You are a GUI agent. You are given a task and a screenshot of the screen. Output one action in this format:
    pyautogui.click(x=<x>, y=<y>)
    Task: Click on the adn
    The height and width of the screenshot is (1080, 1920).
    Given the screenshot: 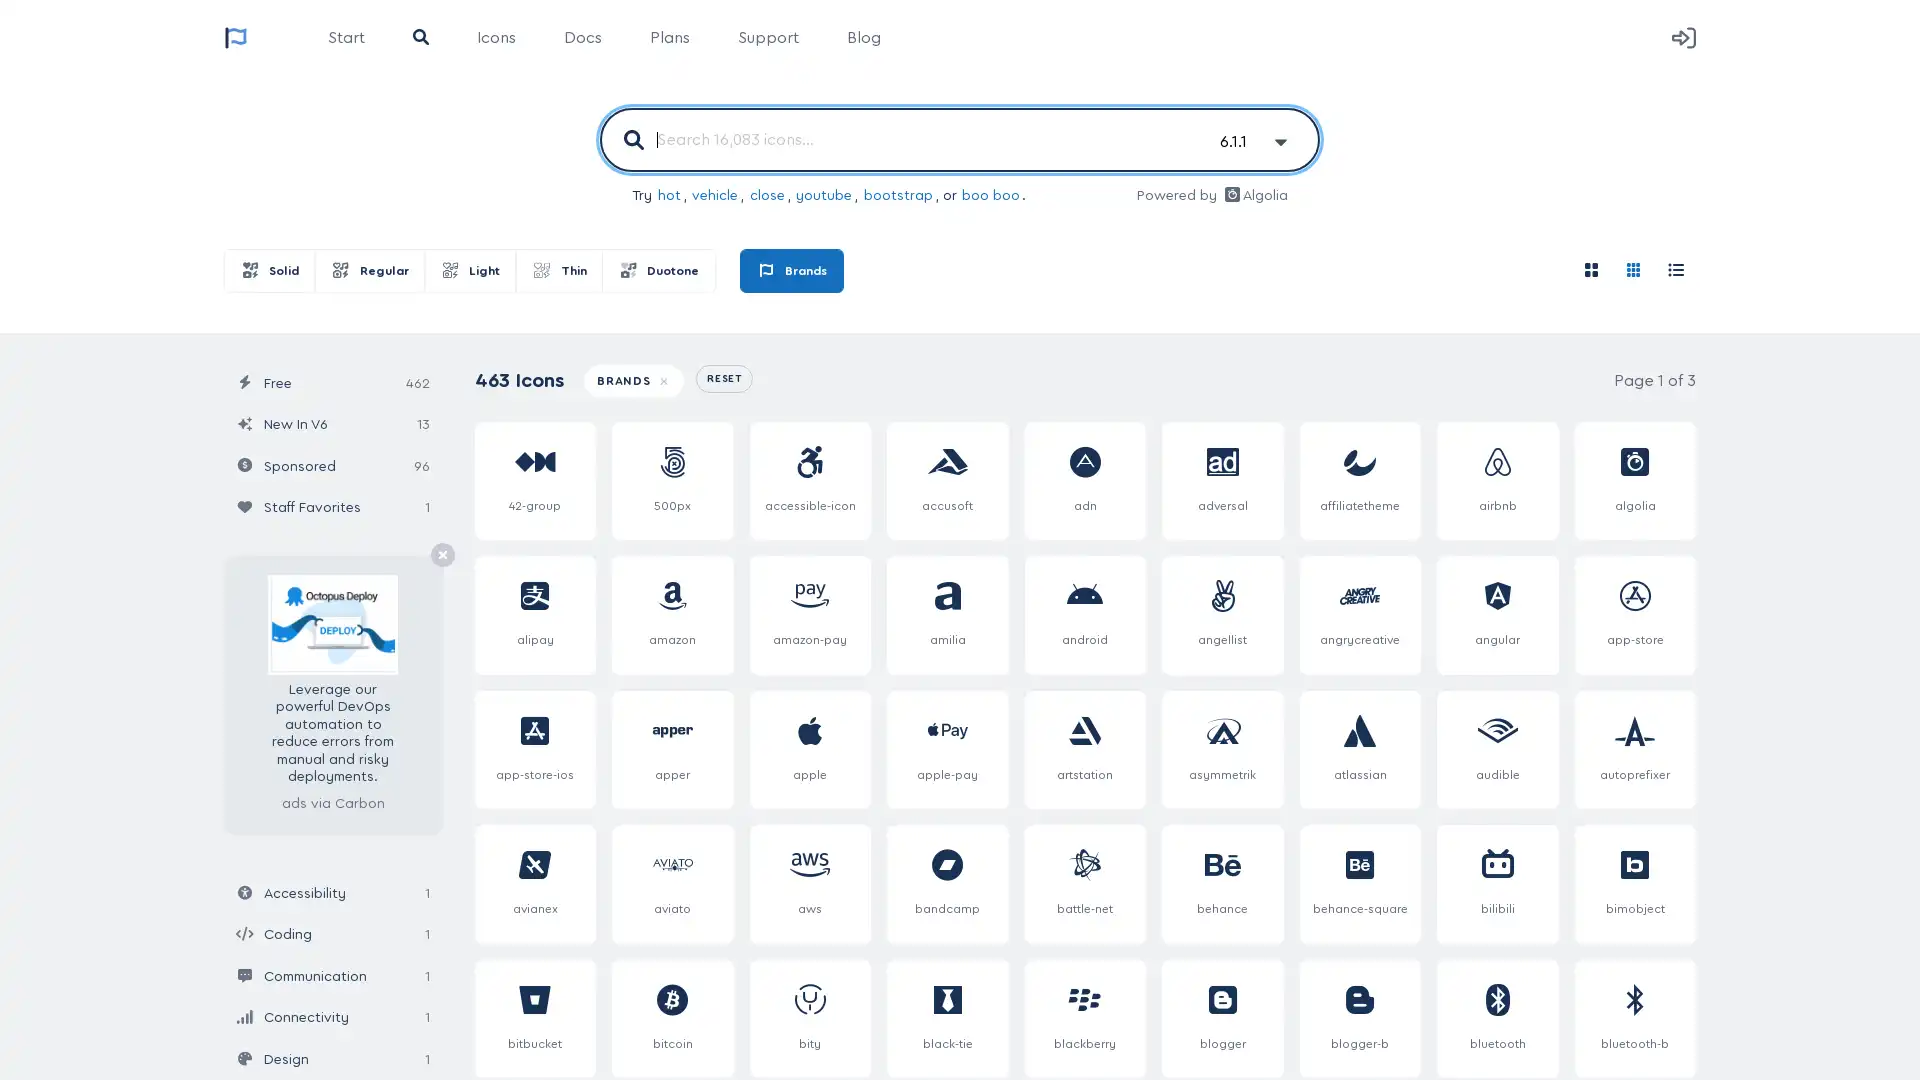 What is the action you would take?
    pyautogui.click(x=1083, y=494)
    